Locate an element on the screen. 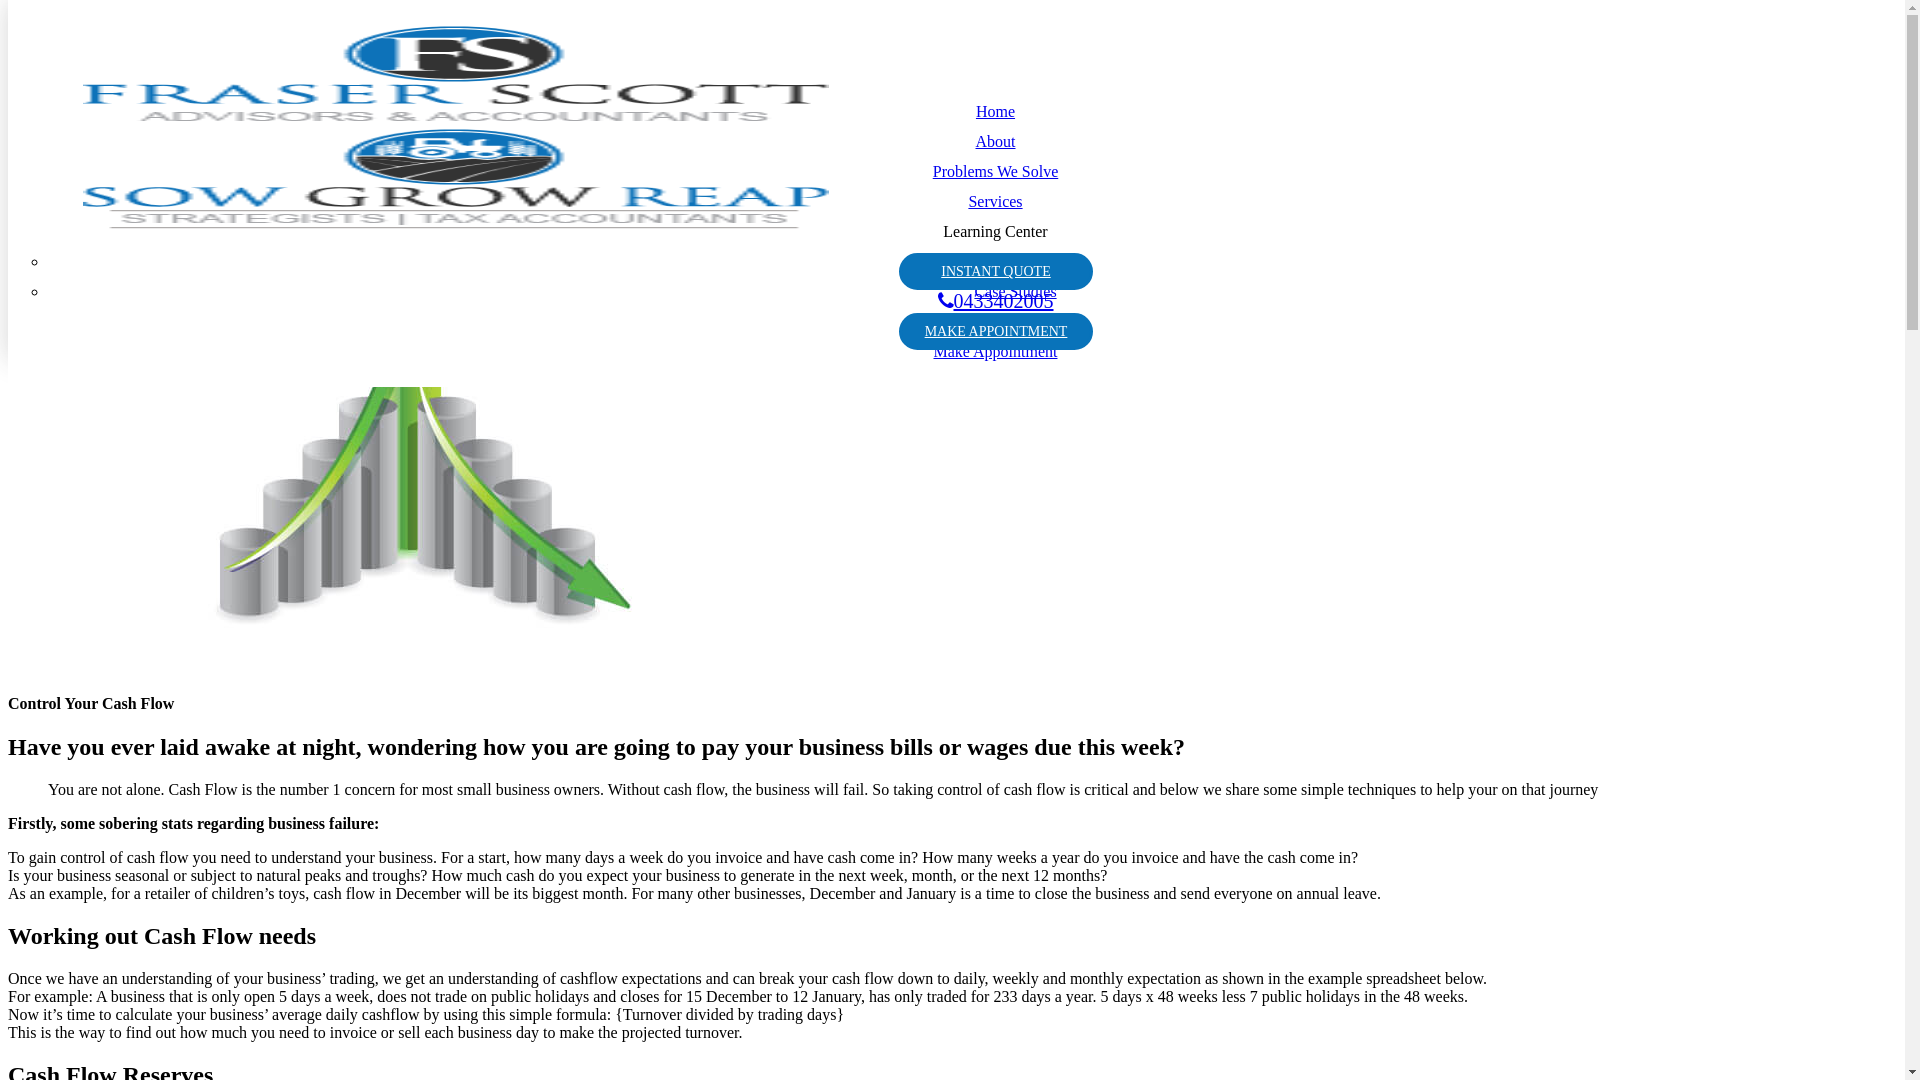  'INSTANT QUOTE' is located at coordinates (995, 271).